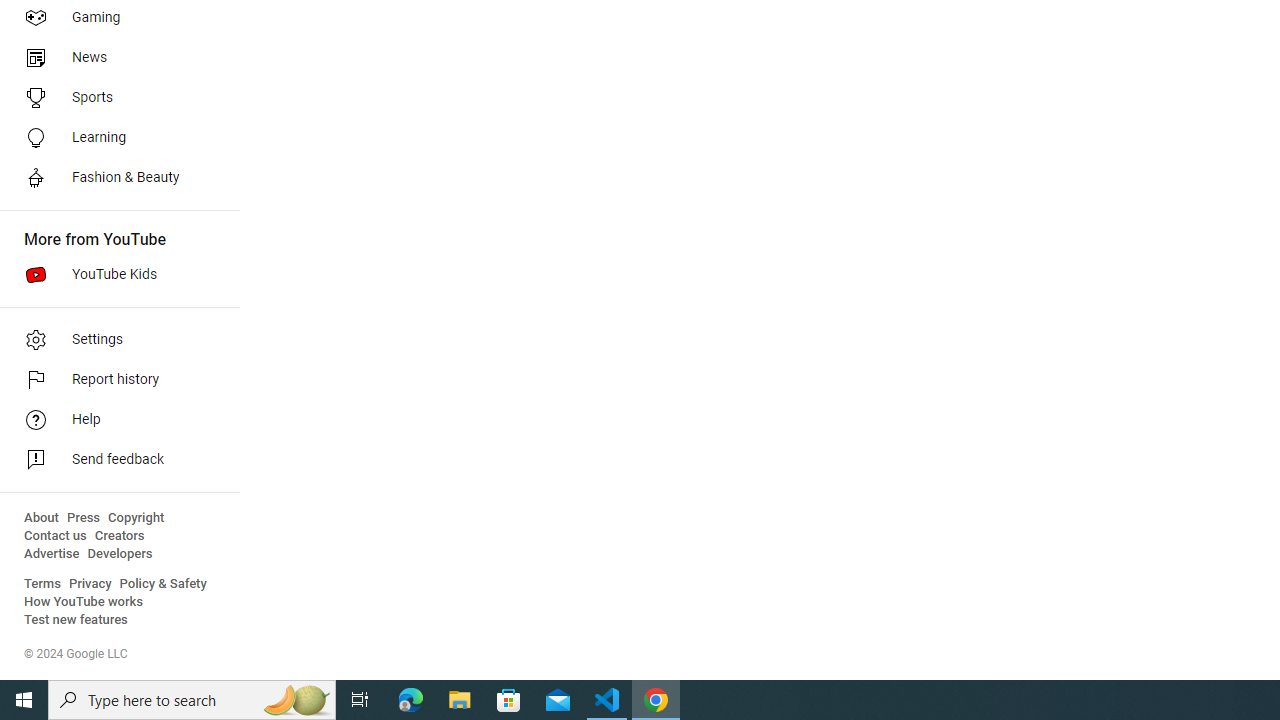  Describe the element at coordinates (89, 584) in the screenshot. I see `'Privacy'` at that location.